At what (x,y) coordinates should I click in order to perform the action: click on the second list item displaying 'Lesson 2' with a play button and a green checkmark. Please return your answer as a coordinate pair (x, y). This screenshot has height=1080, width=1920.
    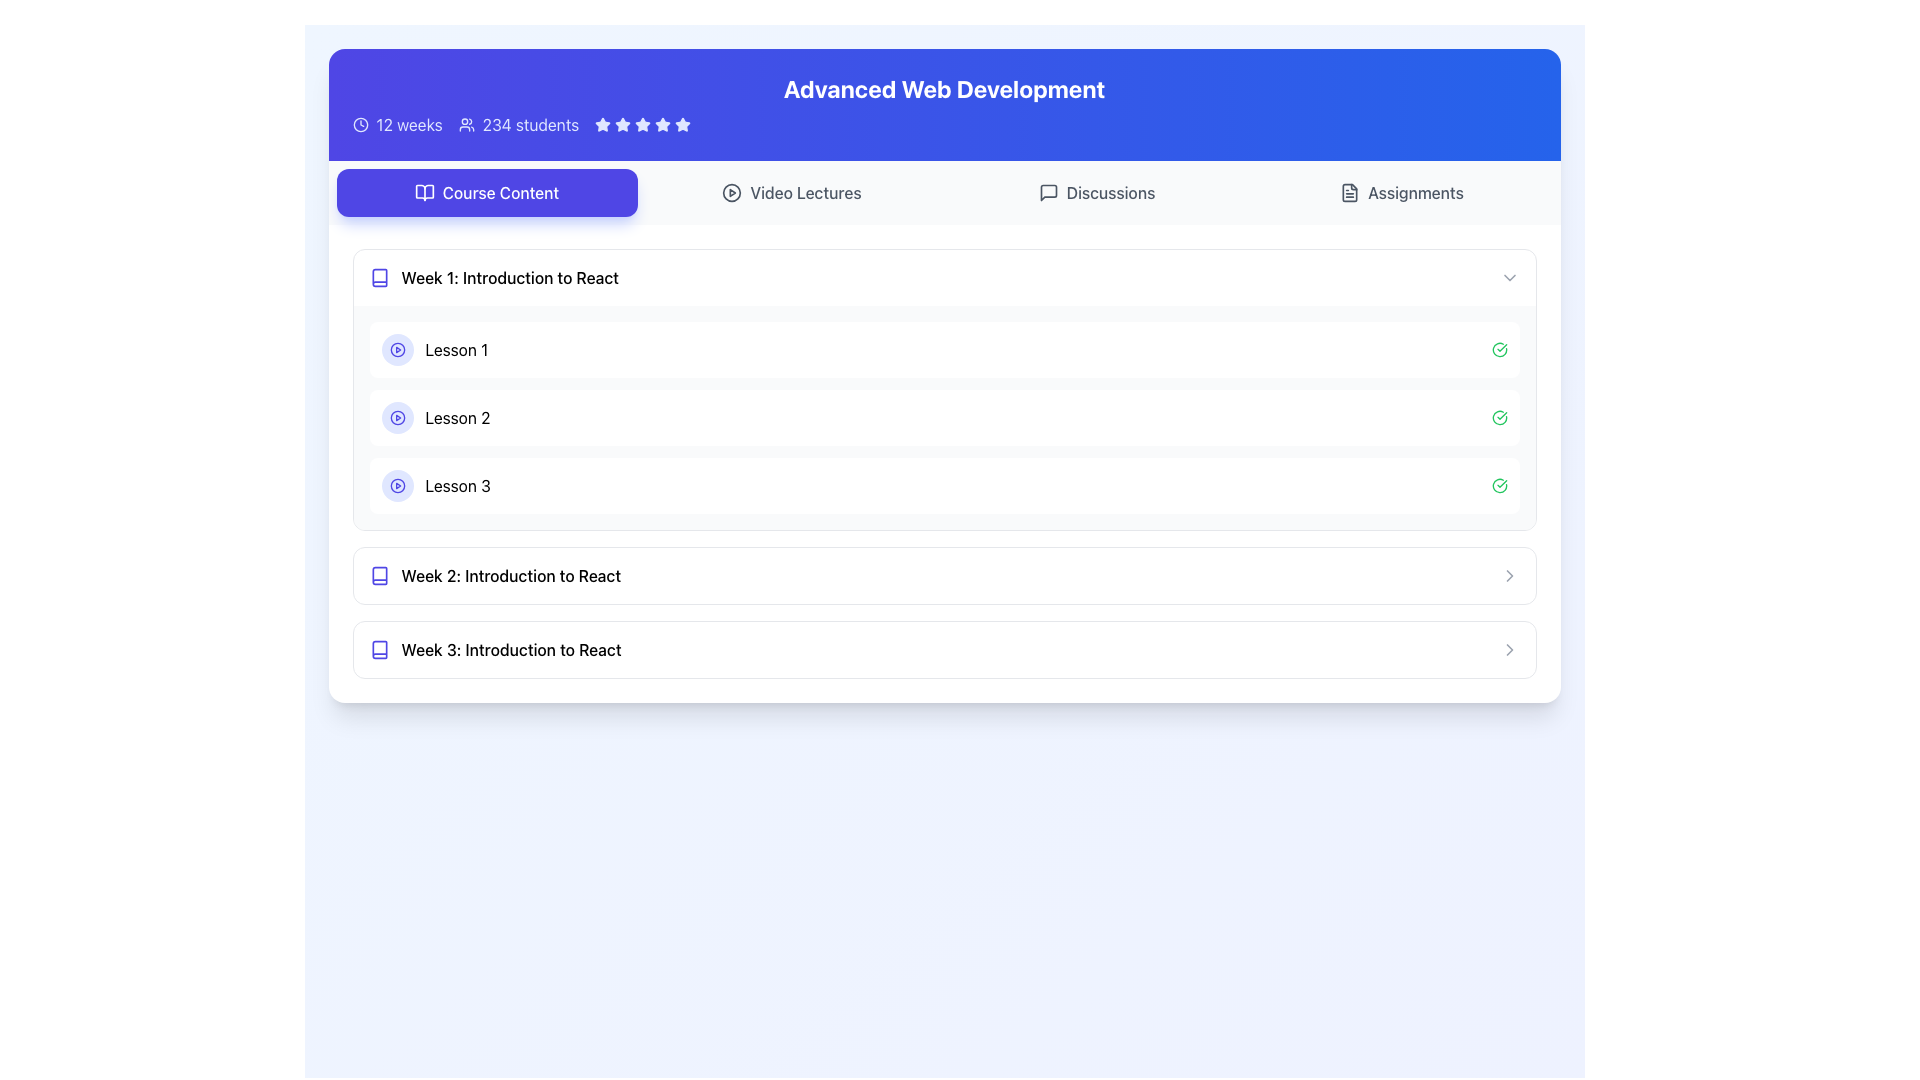
    Looking at the image, I should click on (943, 416).